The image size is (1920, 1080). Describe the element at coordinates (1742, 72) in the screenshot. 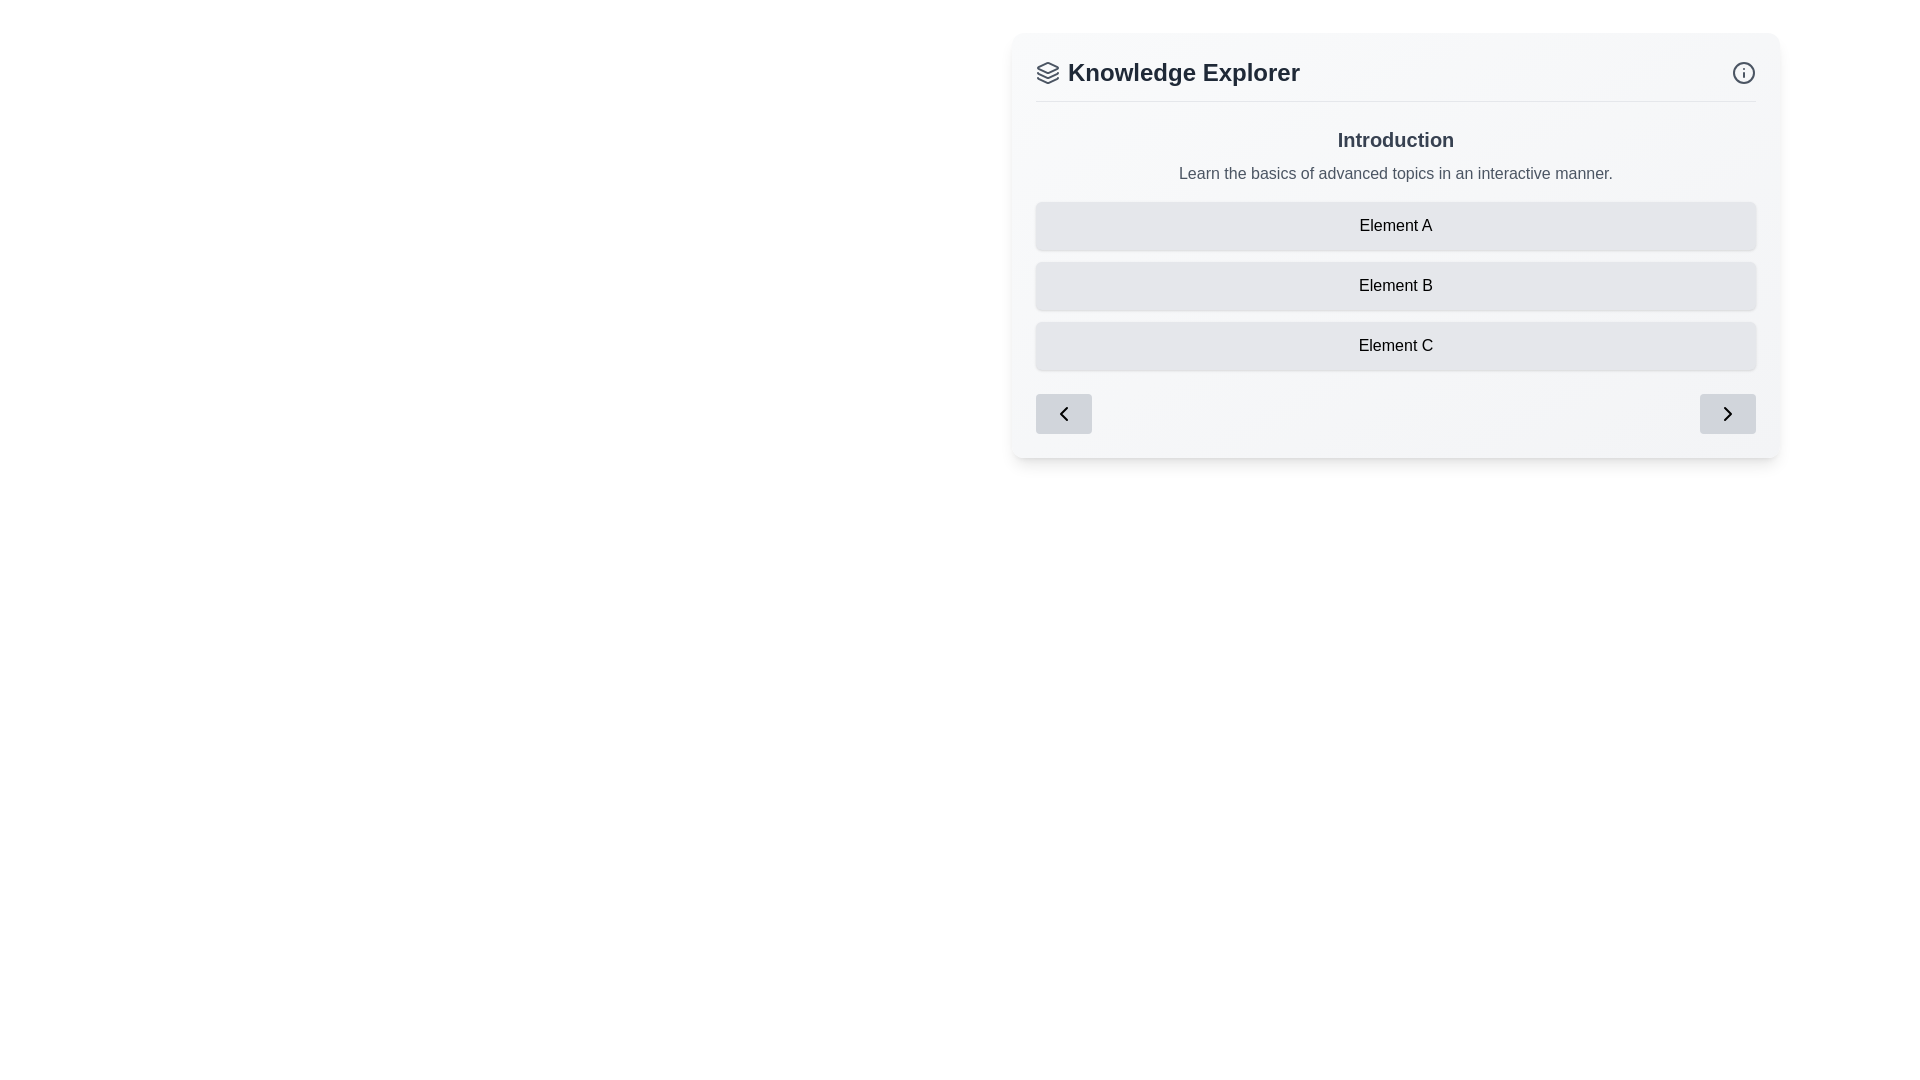

I see `the circular element that serves as the backdrop for the informational symbol in the SVG graphic, located at the top-right corner of the interface, just leftward of the 'Knowledge Explorer' header` at that location.